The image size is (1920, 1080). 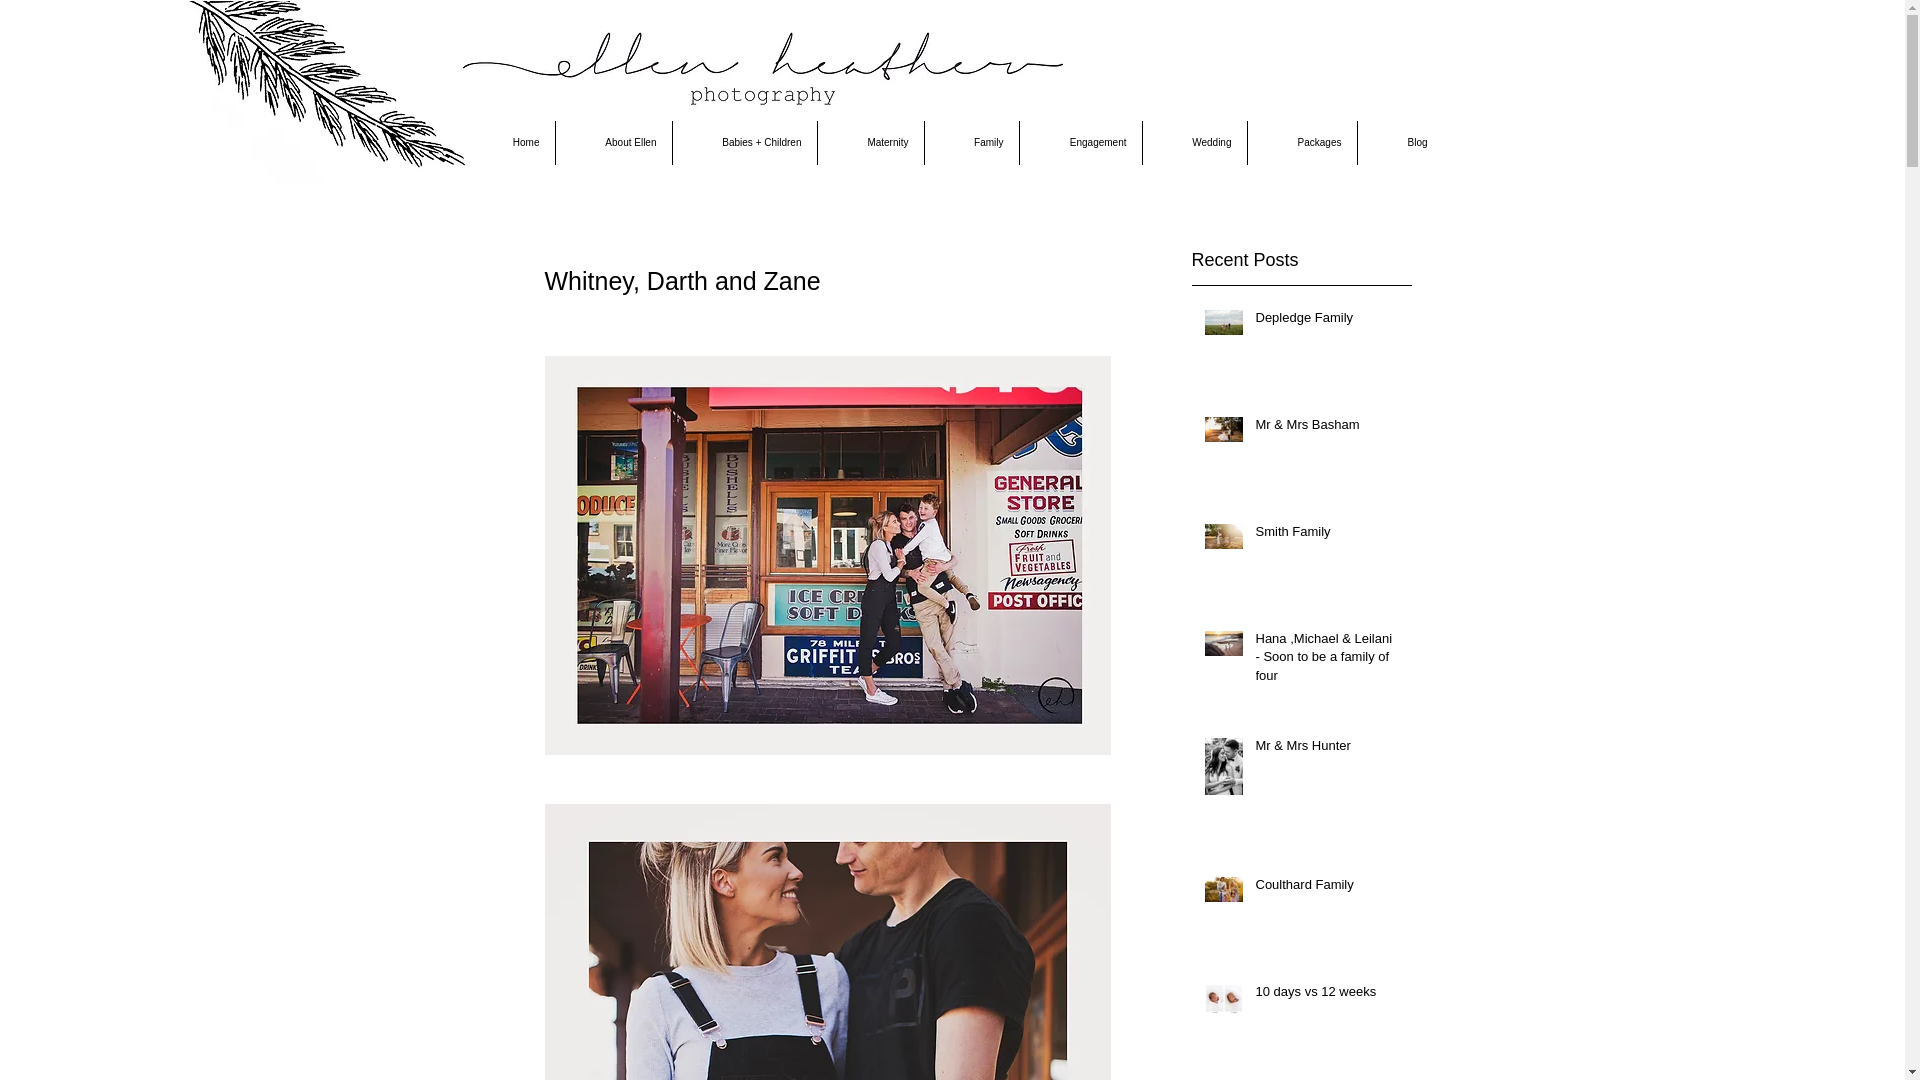 I want to click on 'Smith Family', so click(x=1255, y=535).